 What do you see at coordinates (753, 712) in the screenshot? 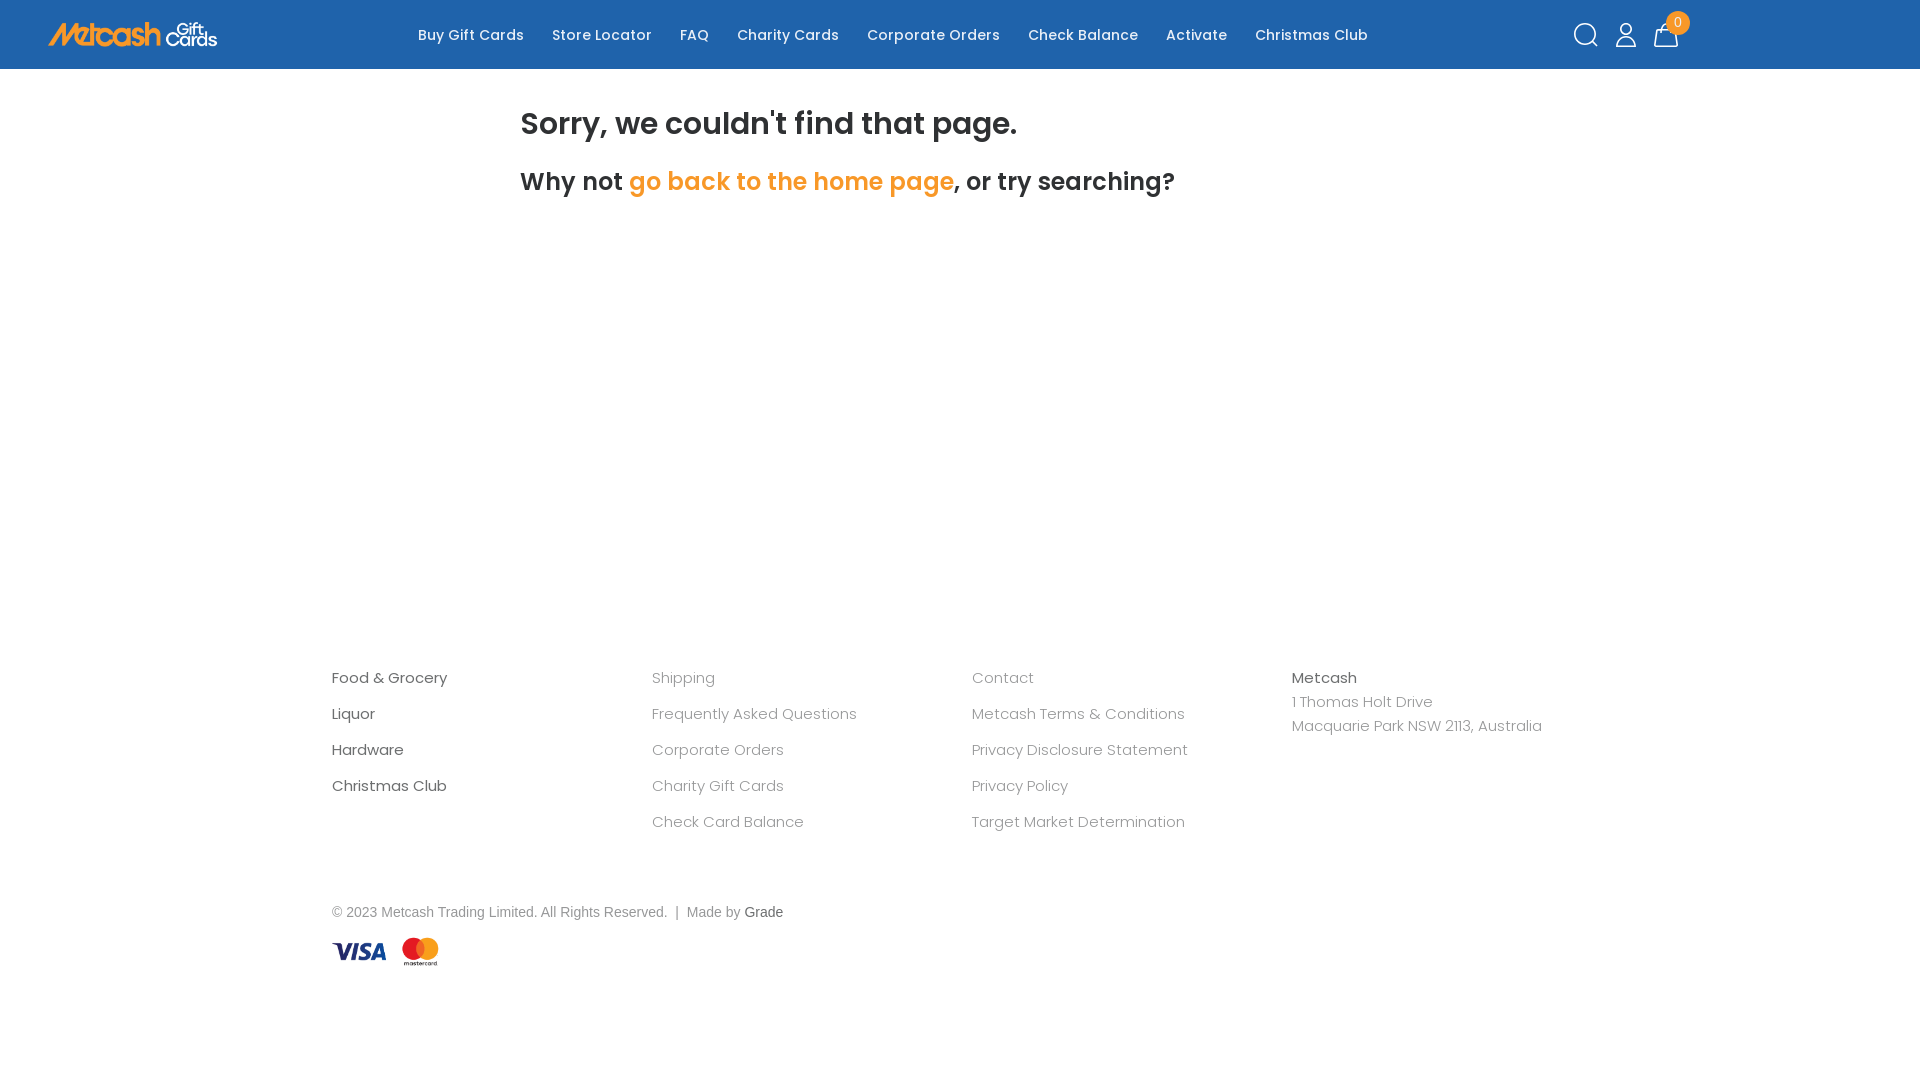
I see `'Frequently Asked Questions'` at bounding box center [753, 712].